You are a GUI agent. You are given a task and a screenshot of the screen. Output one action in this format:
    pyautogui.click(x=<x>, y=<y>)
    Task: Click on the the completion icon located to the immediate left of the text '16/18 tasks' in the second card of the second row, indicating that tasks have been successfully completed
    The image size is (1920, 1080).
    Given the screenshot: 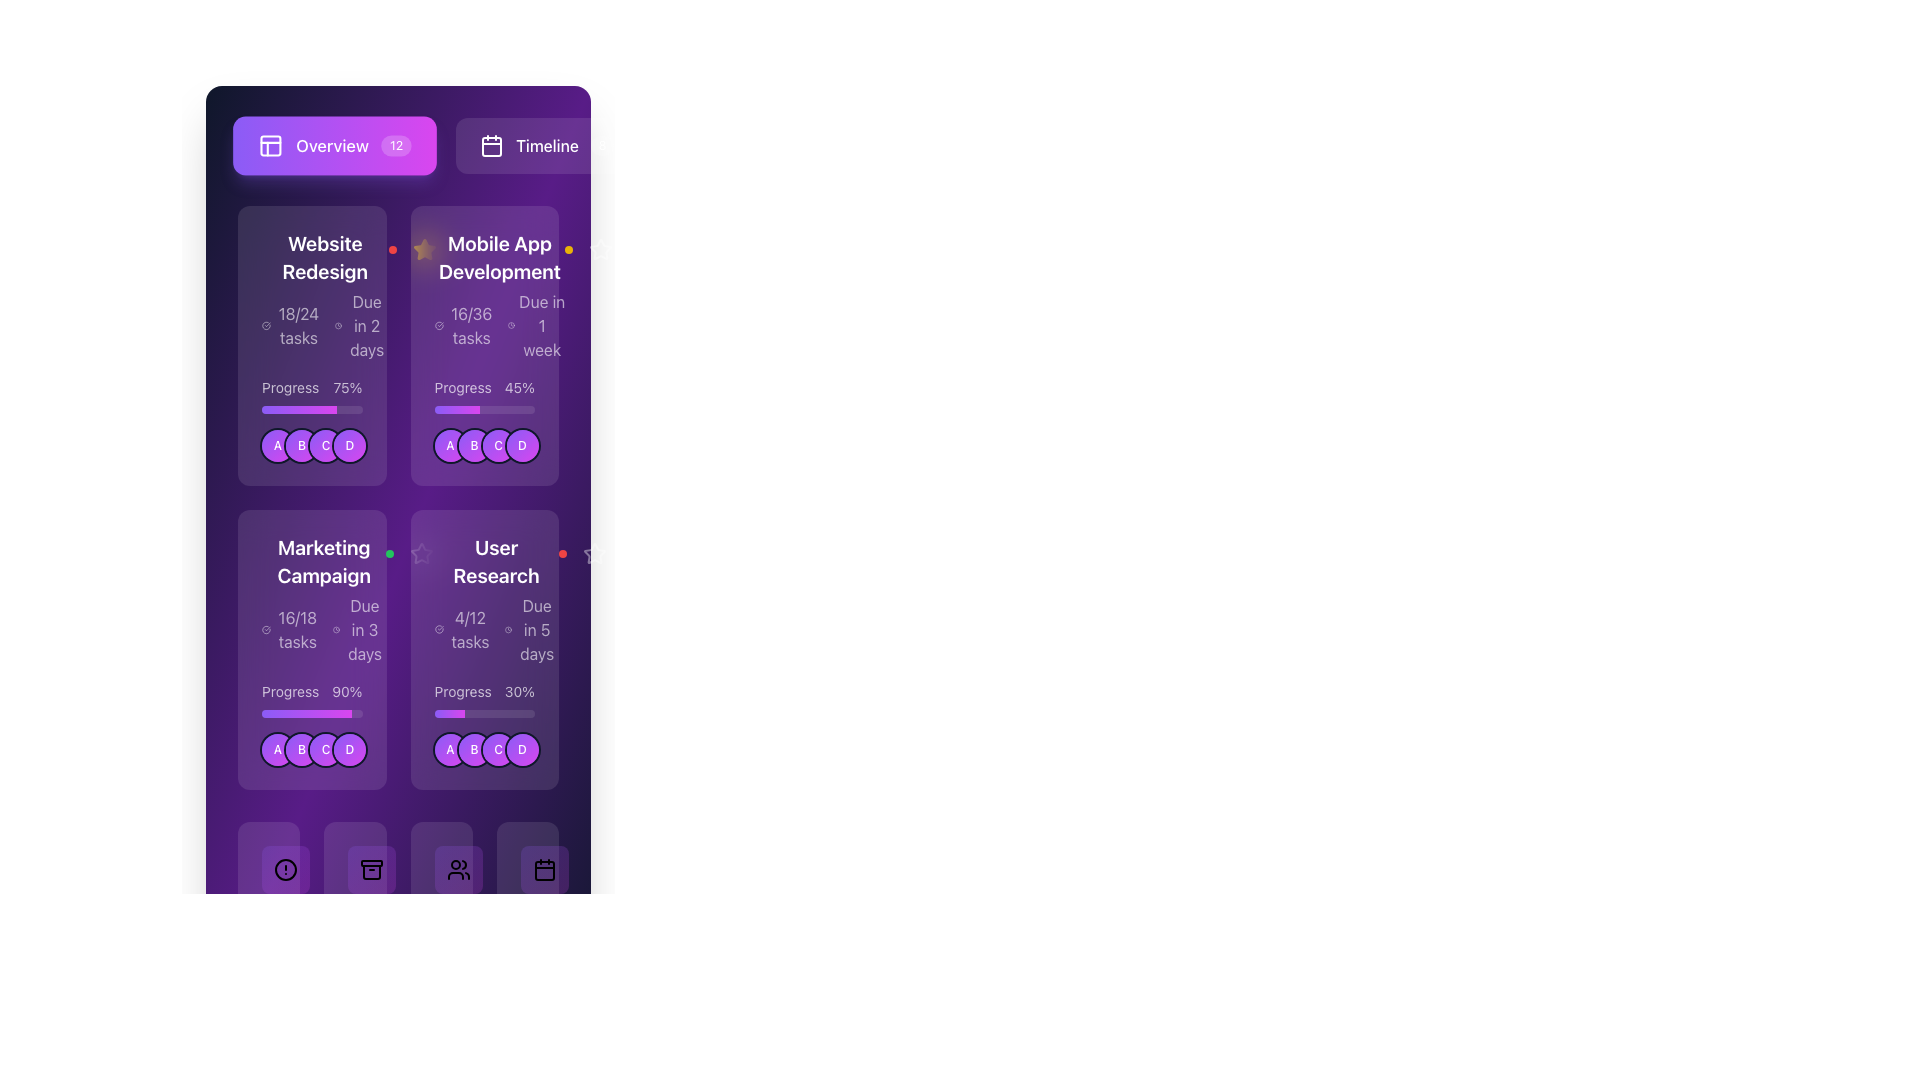 What is the action you would take?
    pyautogui.click(x=265, y=628)
    